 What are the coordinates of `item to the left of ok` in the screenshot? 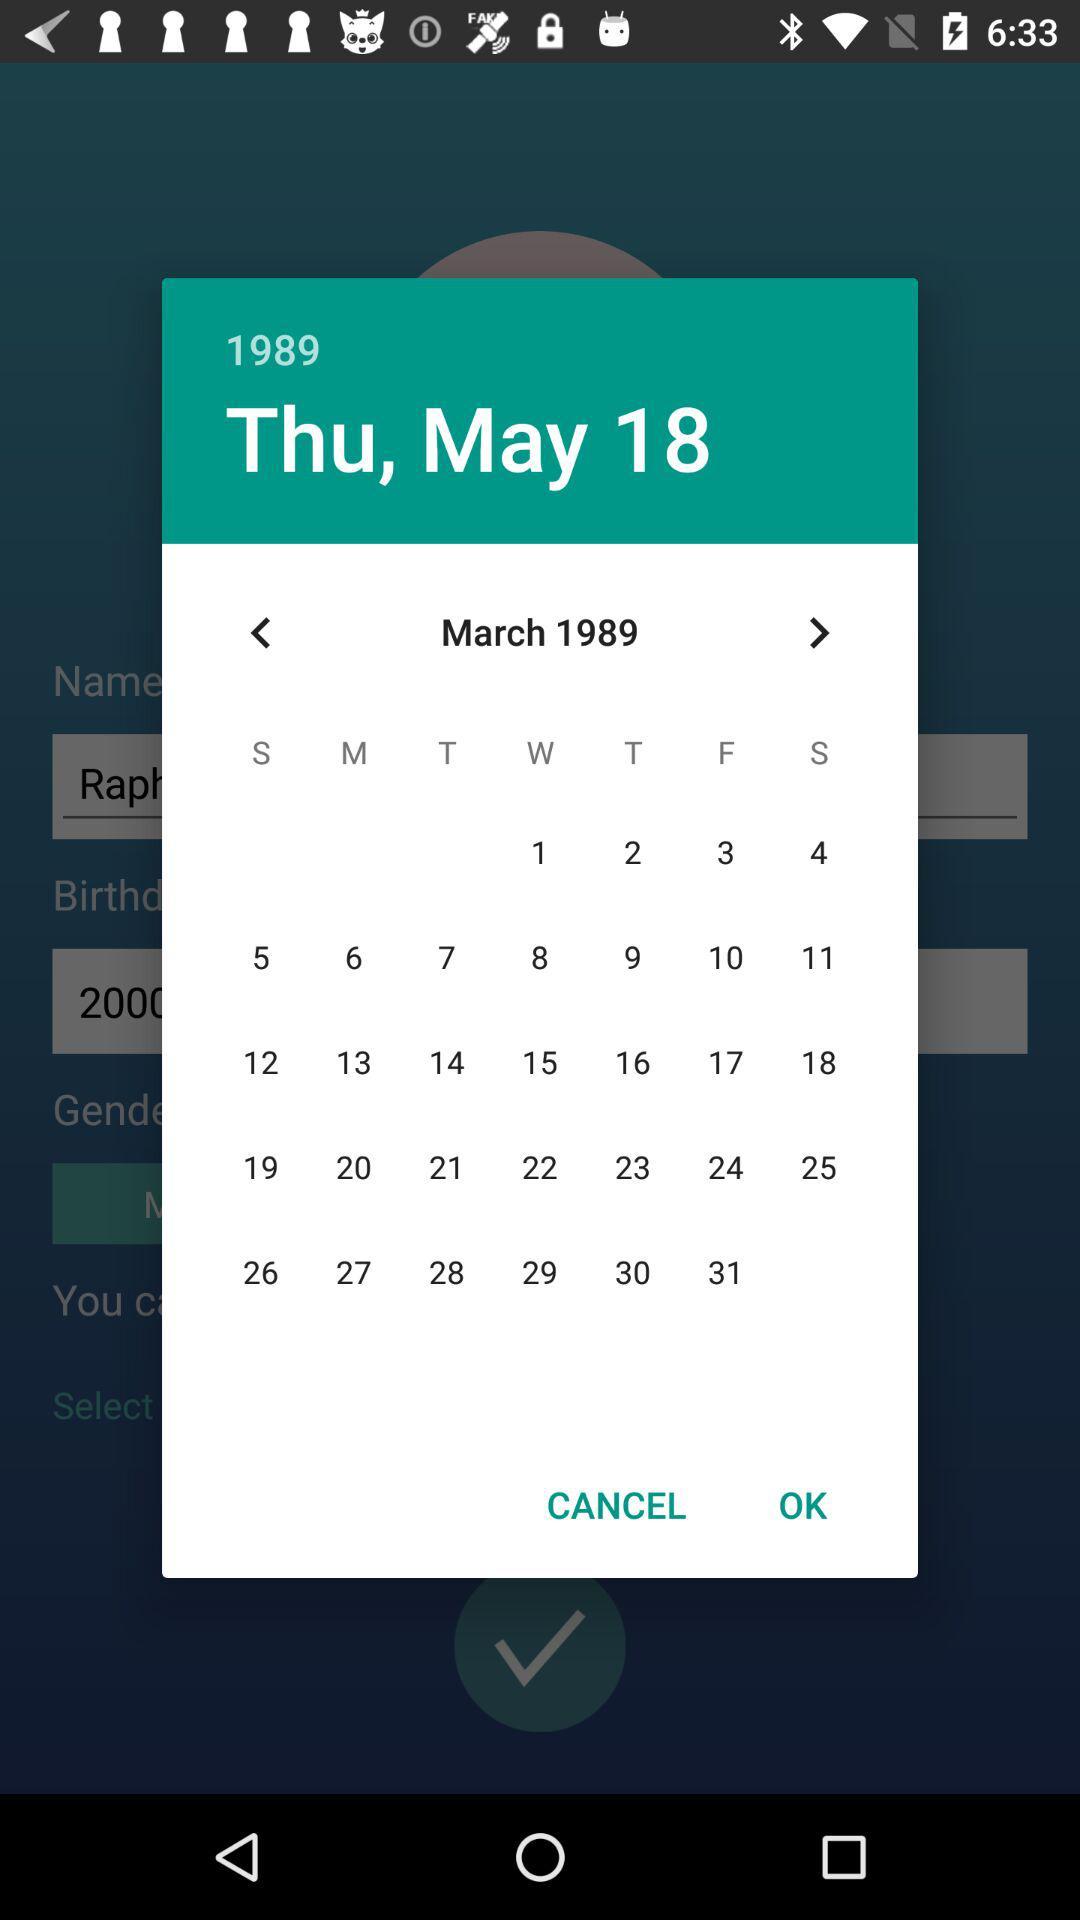 It's located at (615, 1504).